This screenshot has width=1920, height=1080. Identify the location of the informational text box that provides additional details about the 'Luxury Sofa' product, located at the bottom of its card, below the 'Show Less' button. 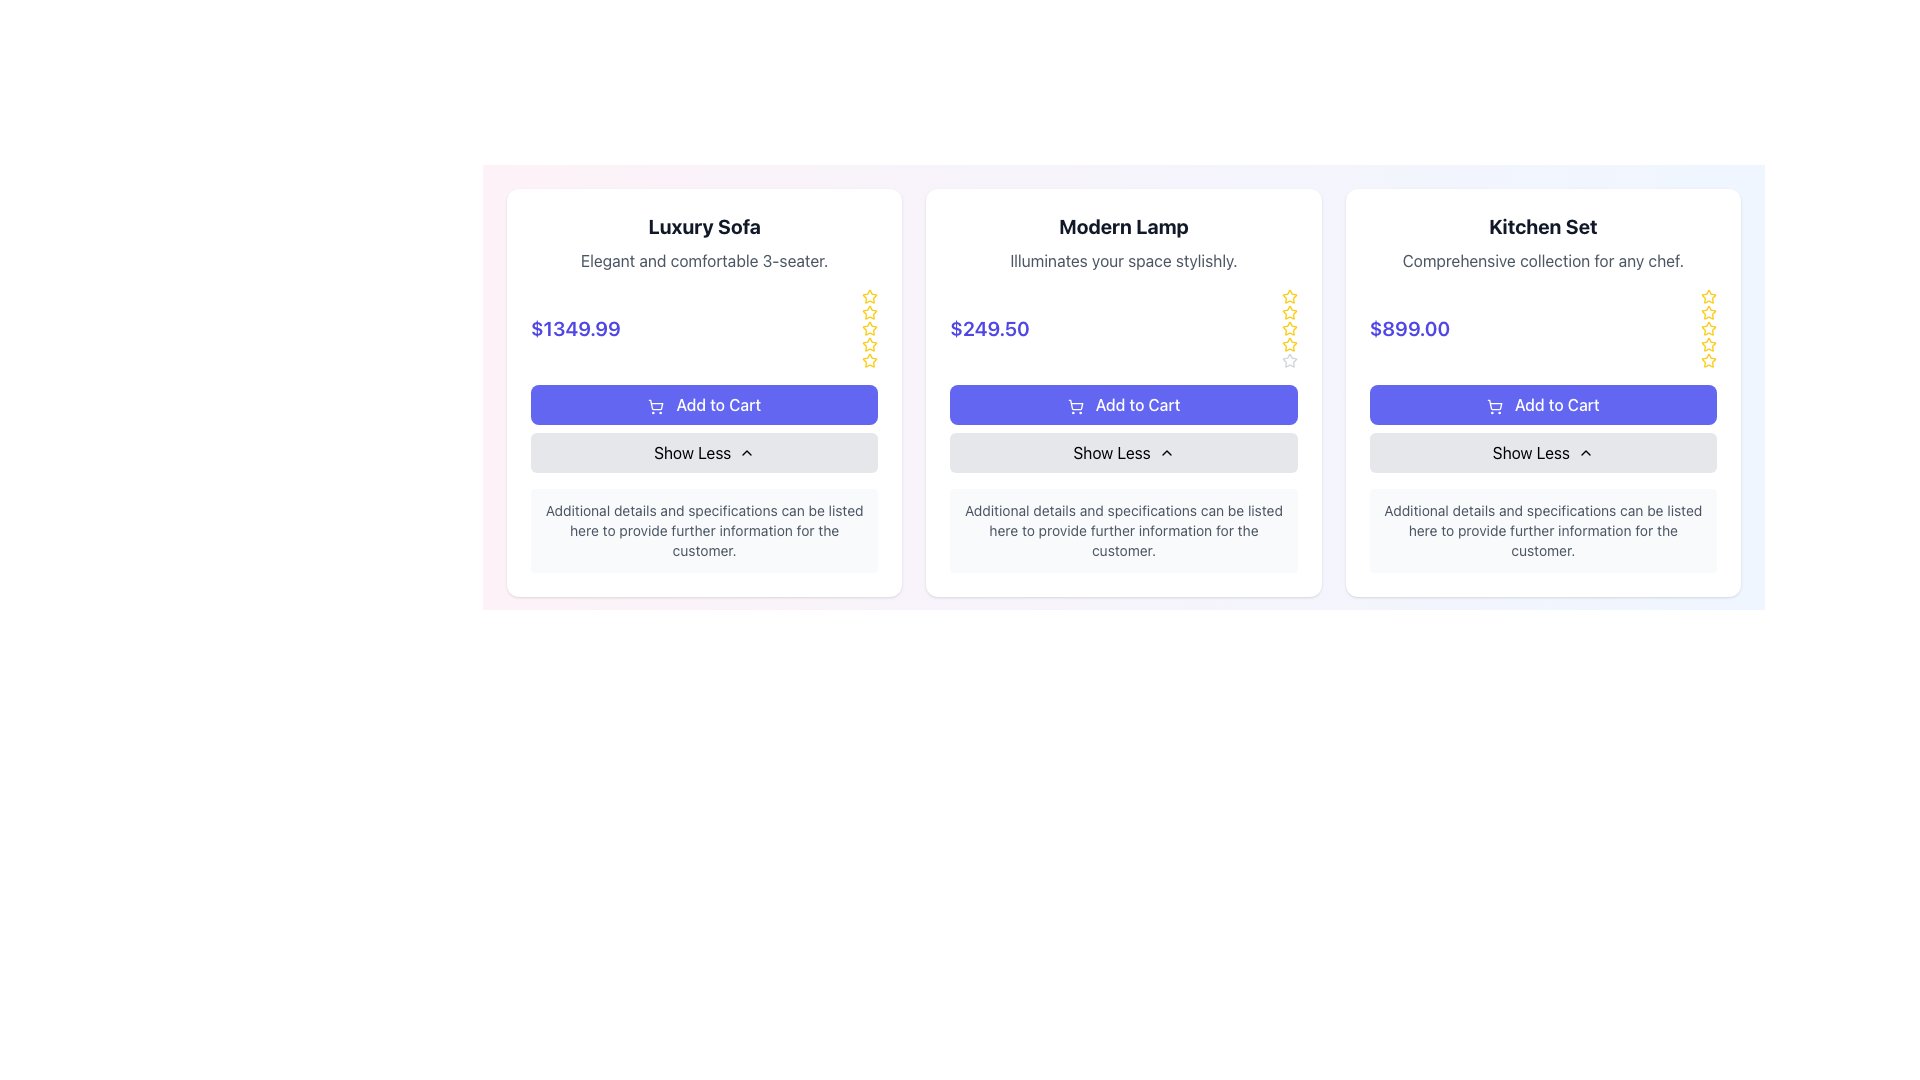
(704, 530).